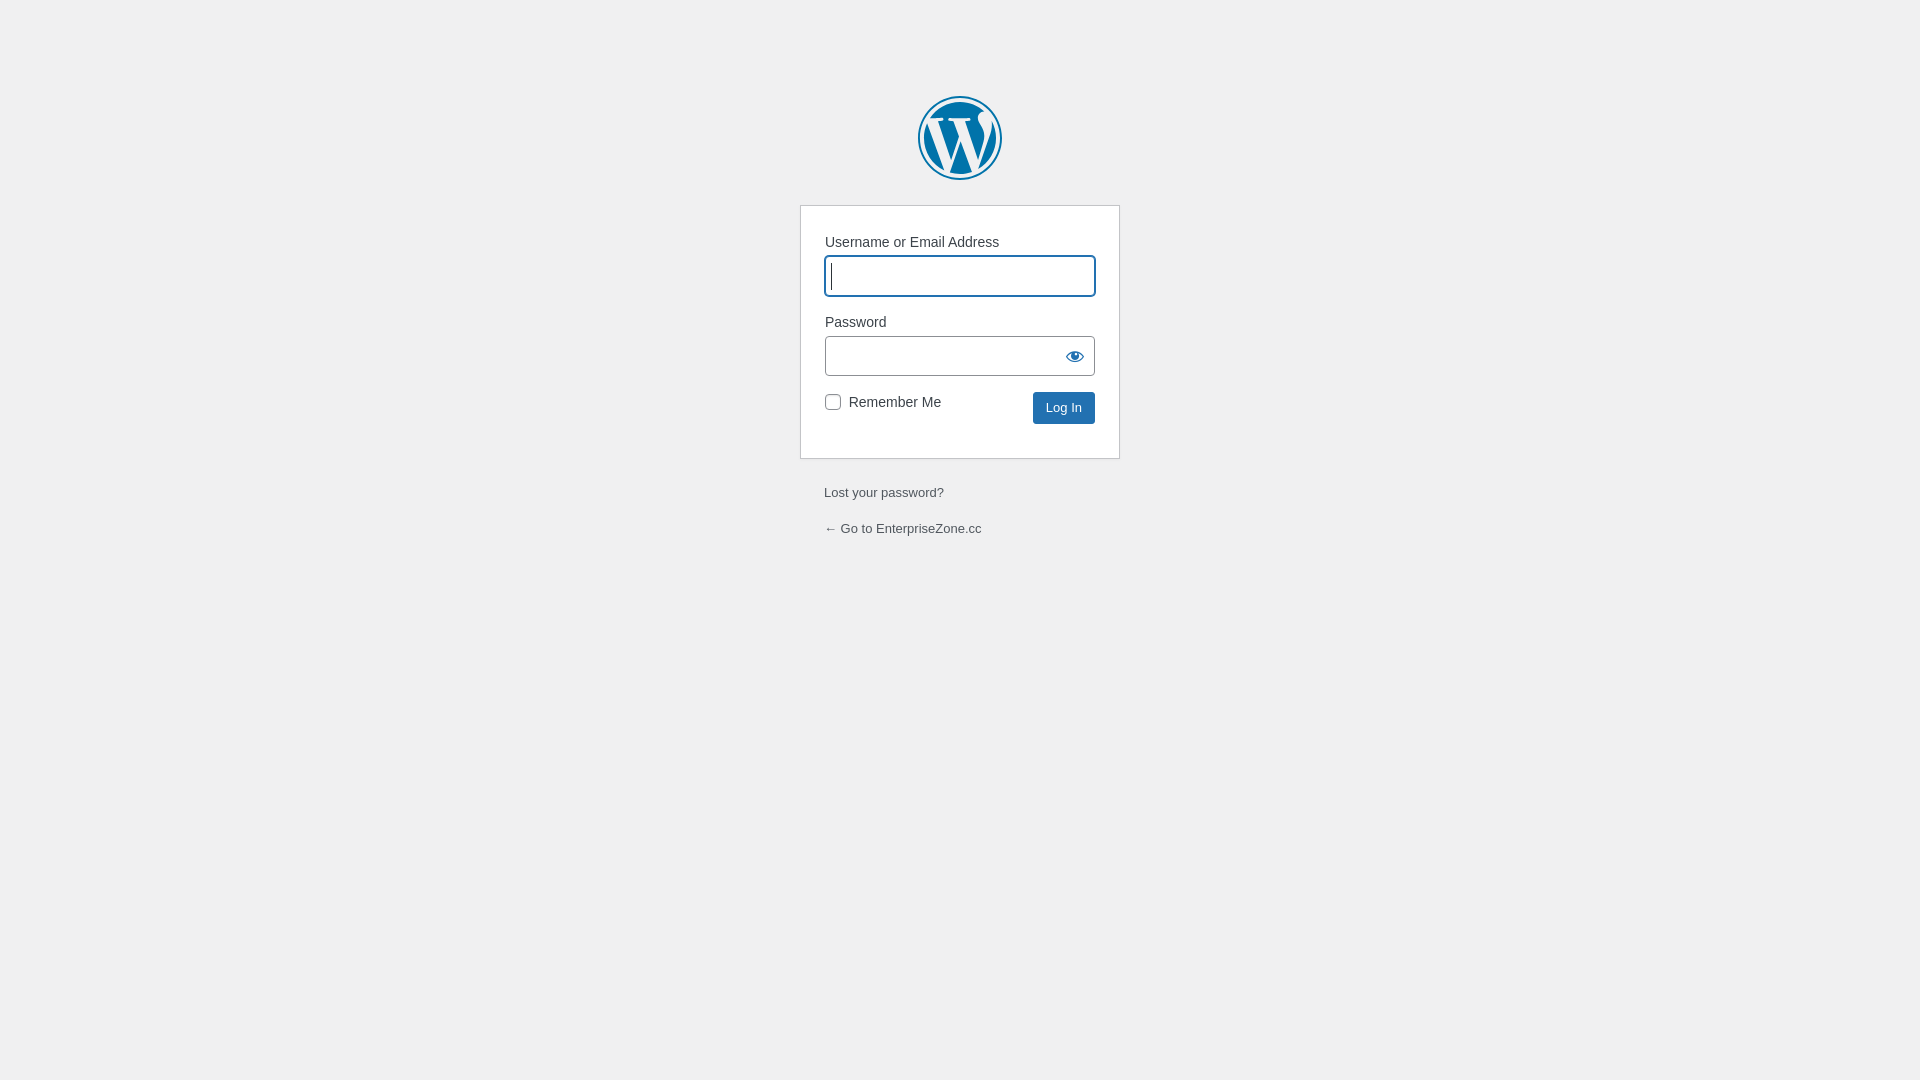 This screenshot has width=1920, height=1080. Describe the element at coordinates (1063, 407) in the screenshot. I see `'Log In'` at that location.